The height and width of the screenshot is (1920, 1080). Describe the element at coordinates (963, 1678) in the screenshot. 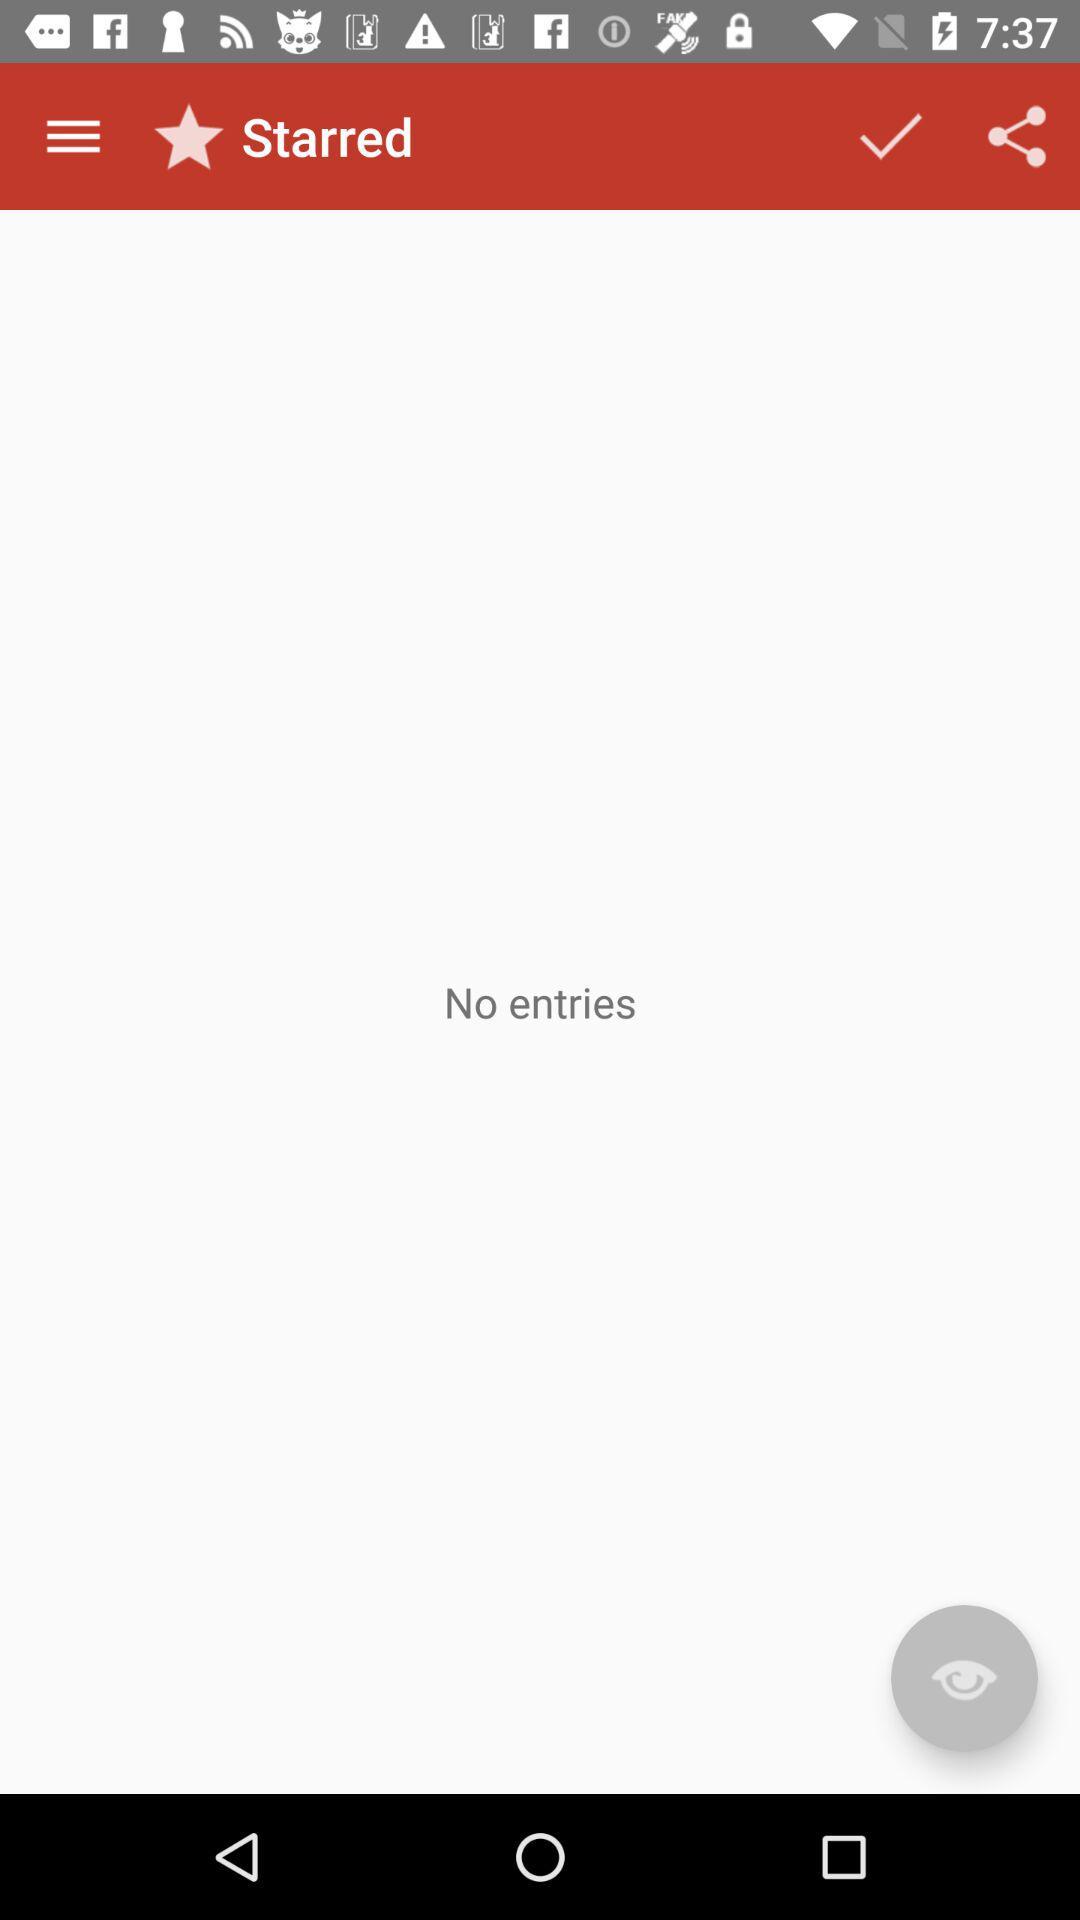

I see `the visibility icon` at that location.